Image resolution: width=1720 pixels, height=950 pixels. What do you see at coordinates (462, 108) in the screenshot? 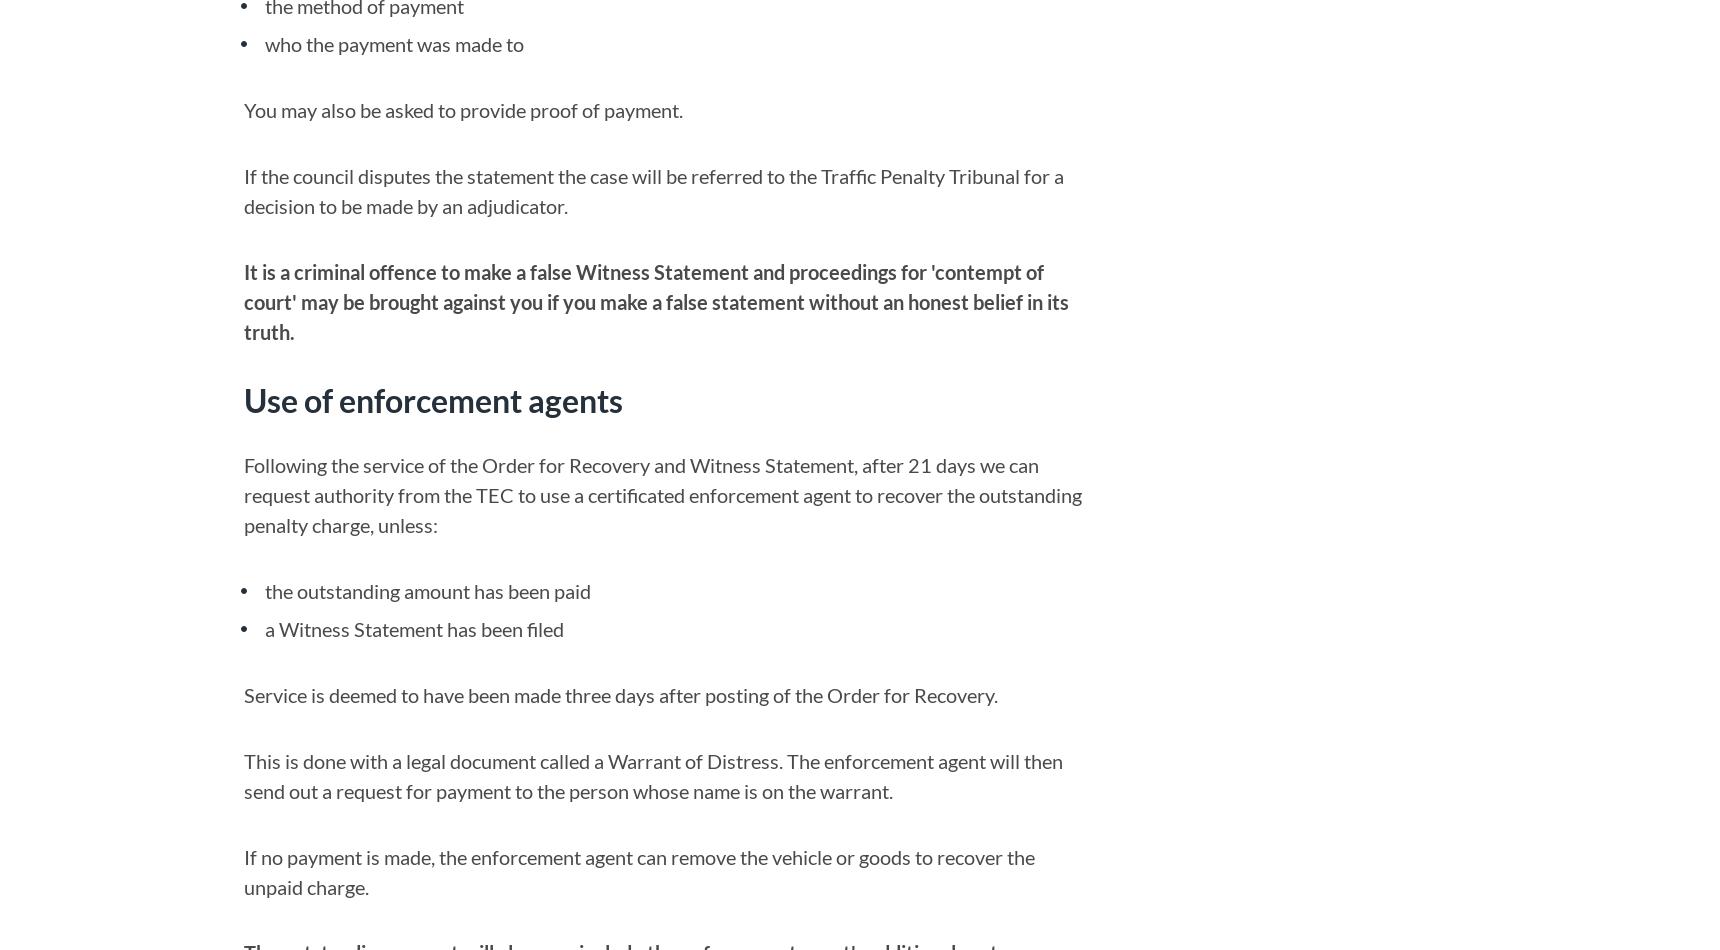
I see `'You may also be asked to provide proof of payment.'` at bounding box center [462, 108].